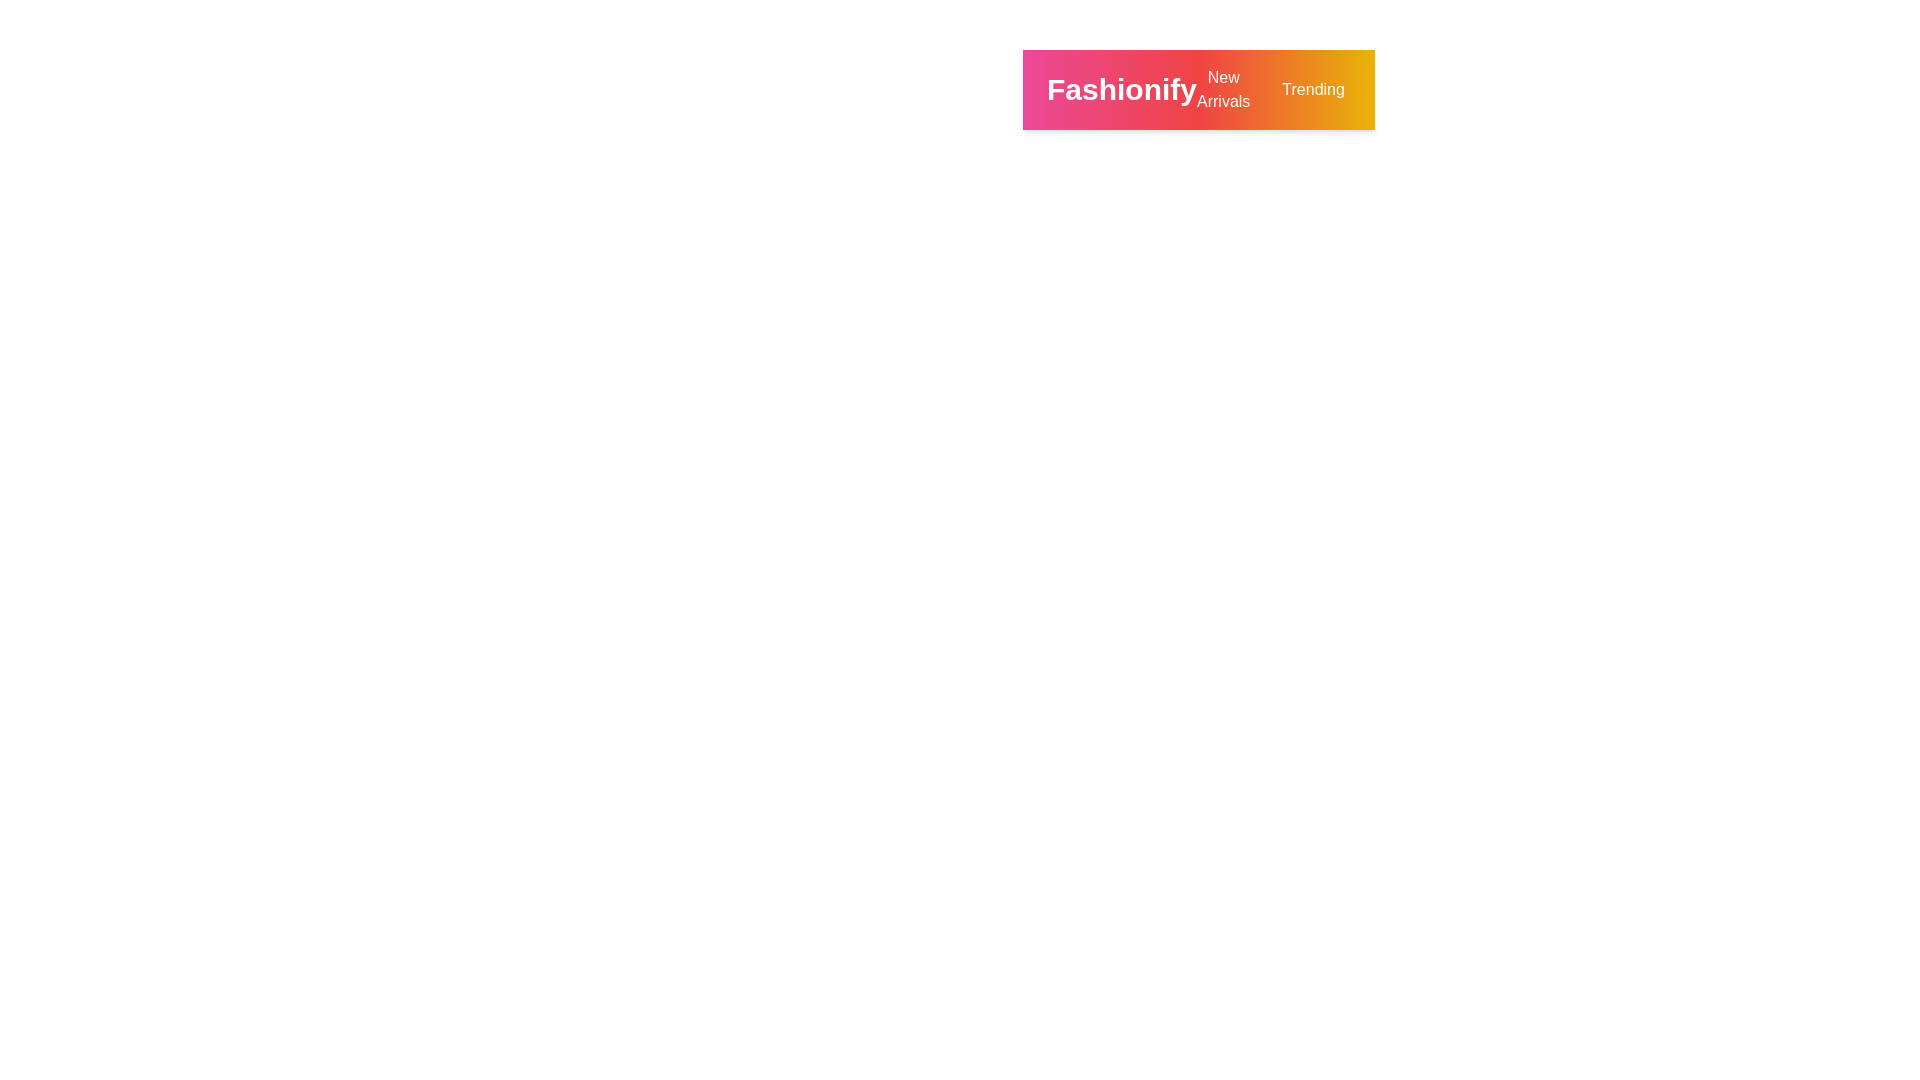 The height and width of the screenshot is (1080, 1920). What do you see at coordinates (1313, 88) in the screenshot?
I see `the 'Trending' button in the navigation bar` at bounding box center [1313, 88].